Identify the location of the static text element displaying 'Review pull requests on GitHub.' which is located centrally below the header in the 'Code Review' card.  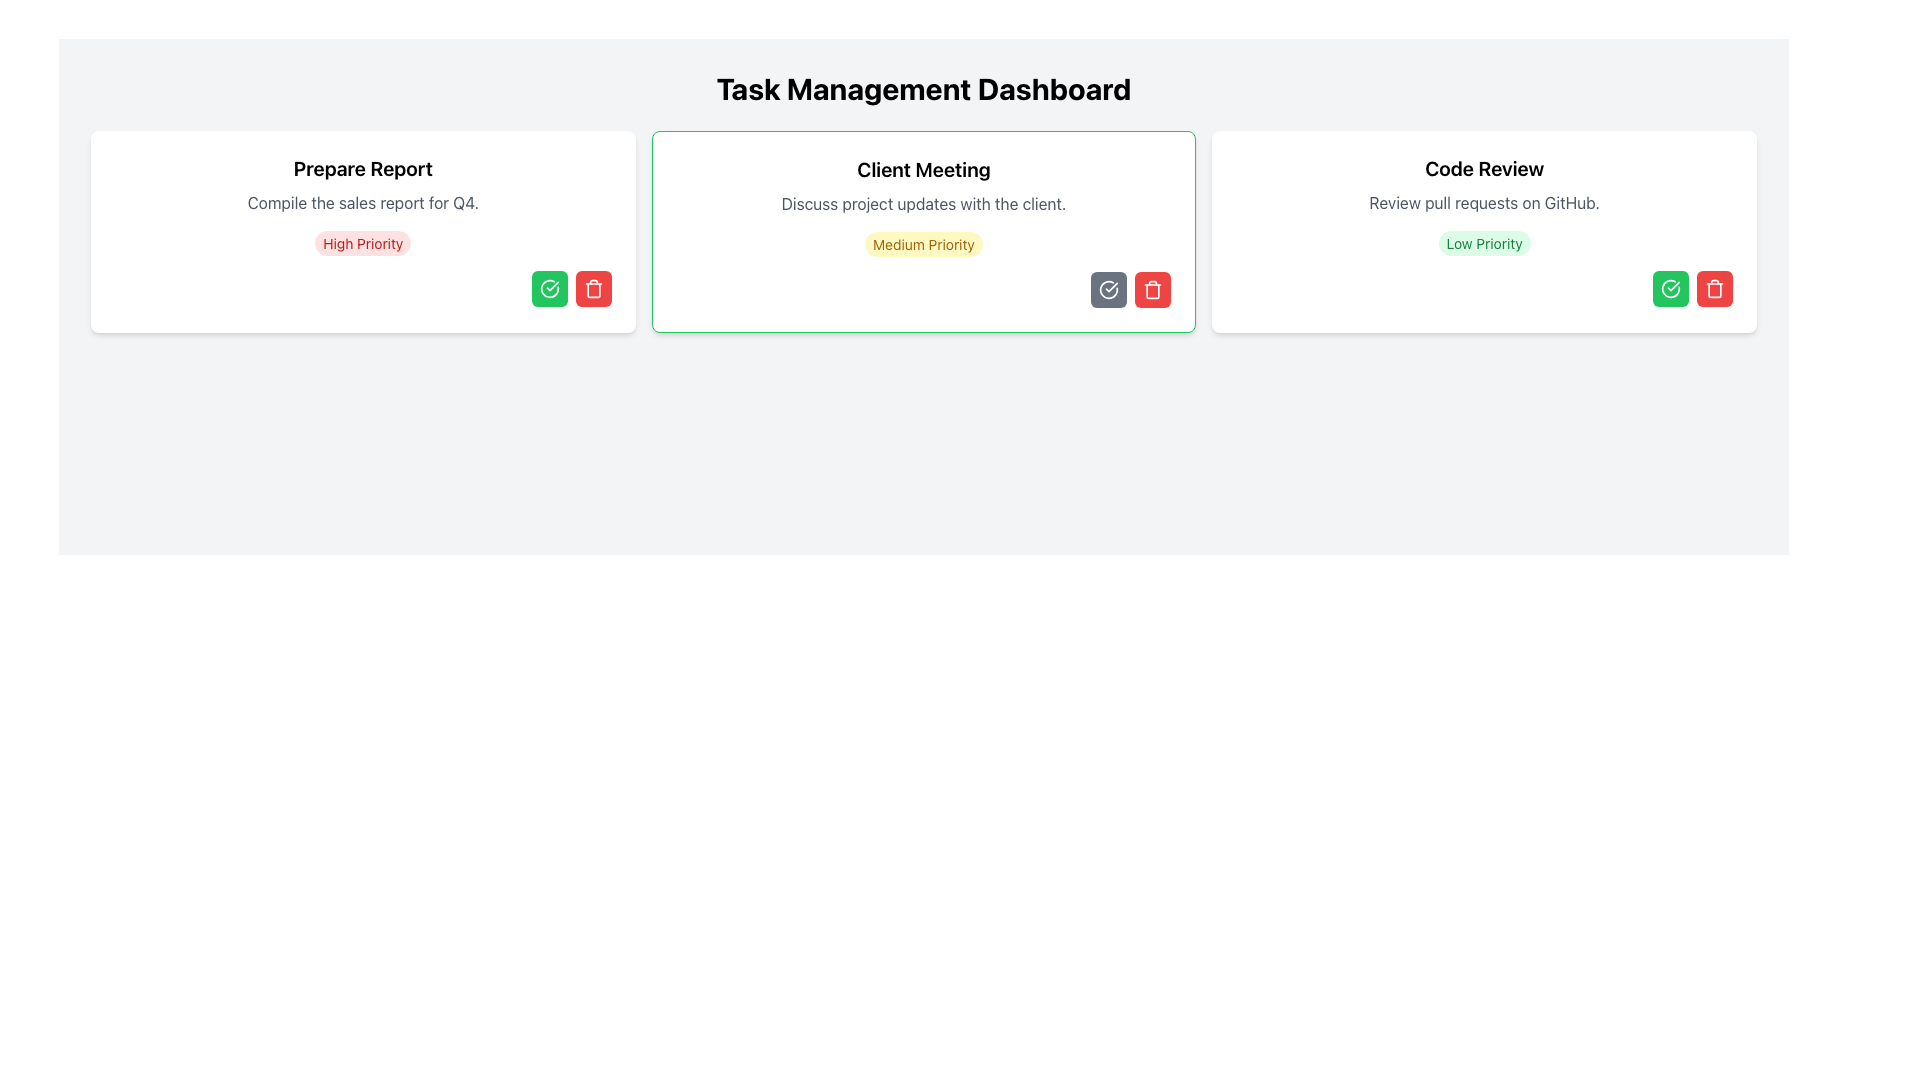
(1484, 203).